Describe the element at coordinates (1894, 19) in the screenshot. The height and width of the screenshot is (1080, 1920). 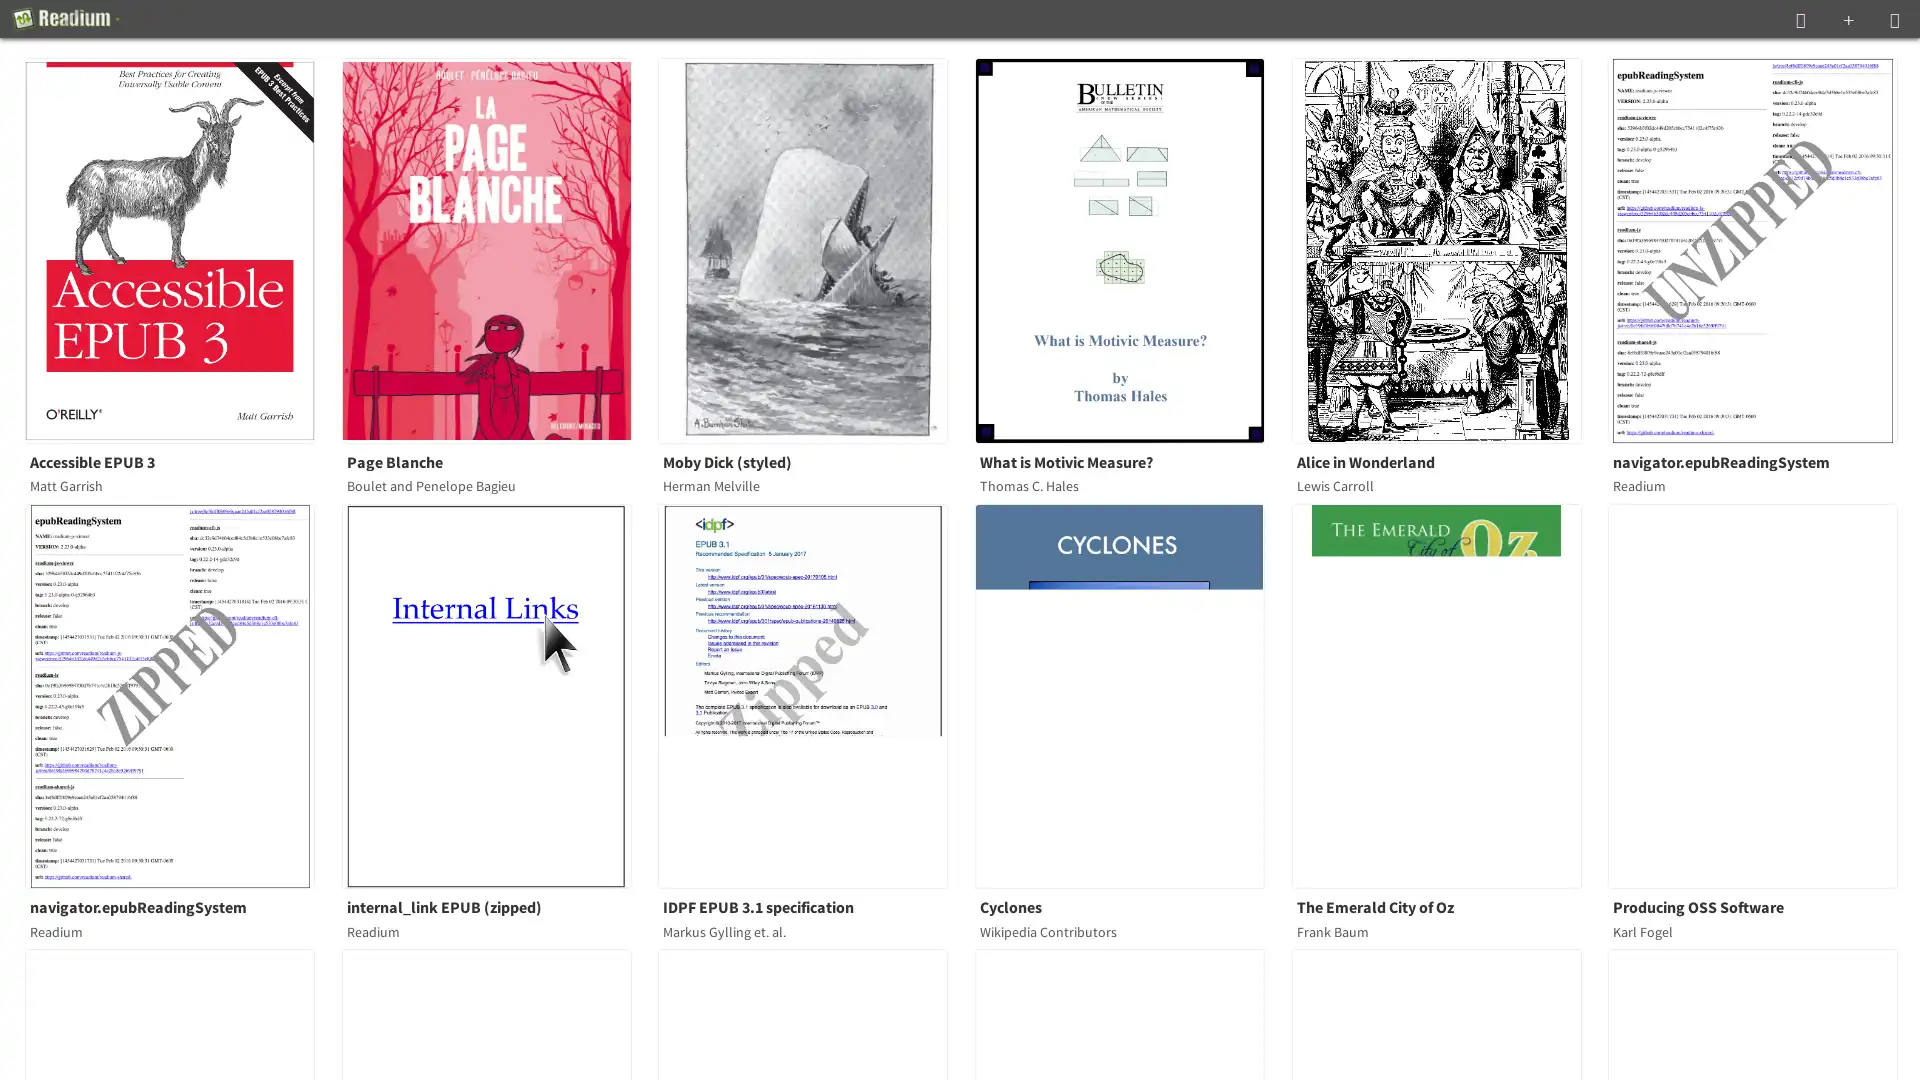
I see `Settings [o]` at that location.